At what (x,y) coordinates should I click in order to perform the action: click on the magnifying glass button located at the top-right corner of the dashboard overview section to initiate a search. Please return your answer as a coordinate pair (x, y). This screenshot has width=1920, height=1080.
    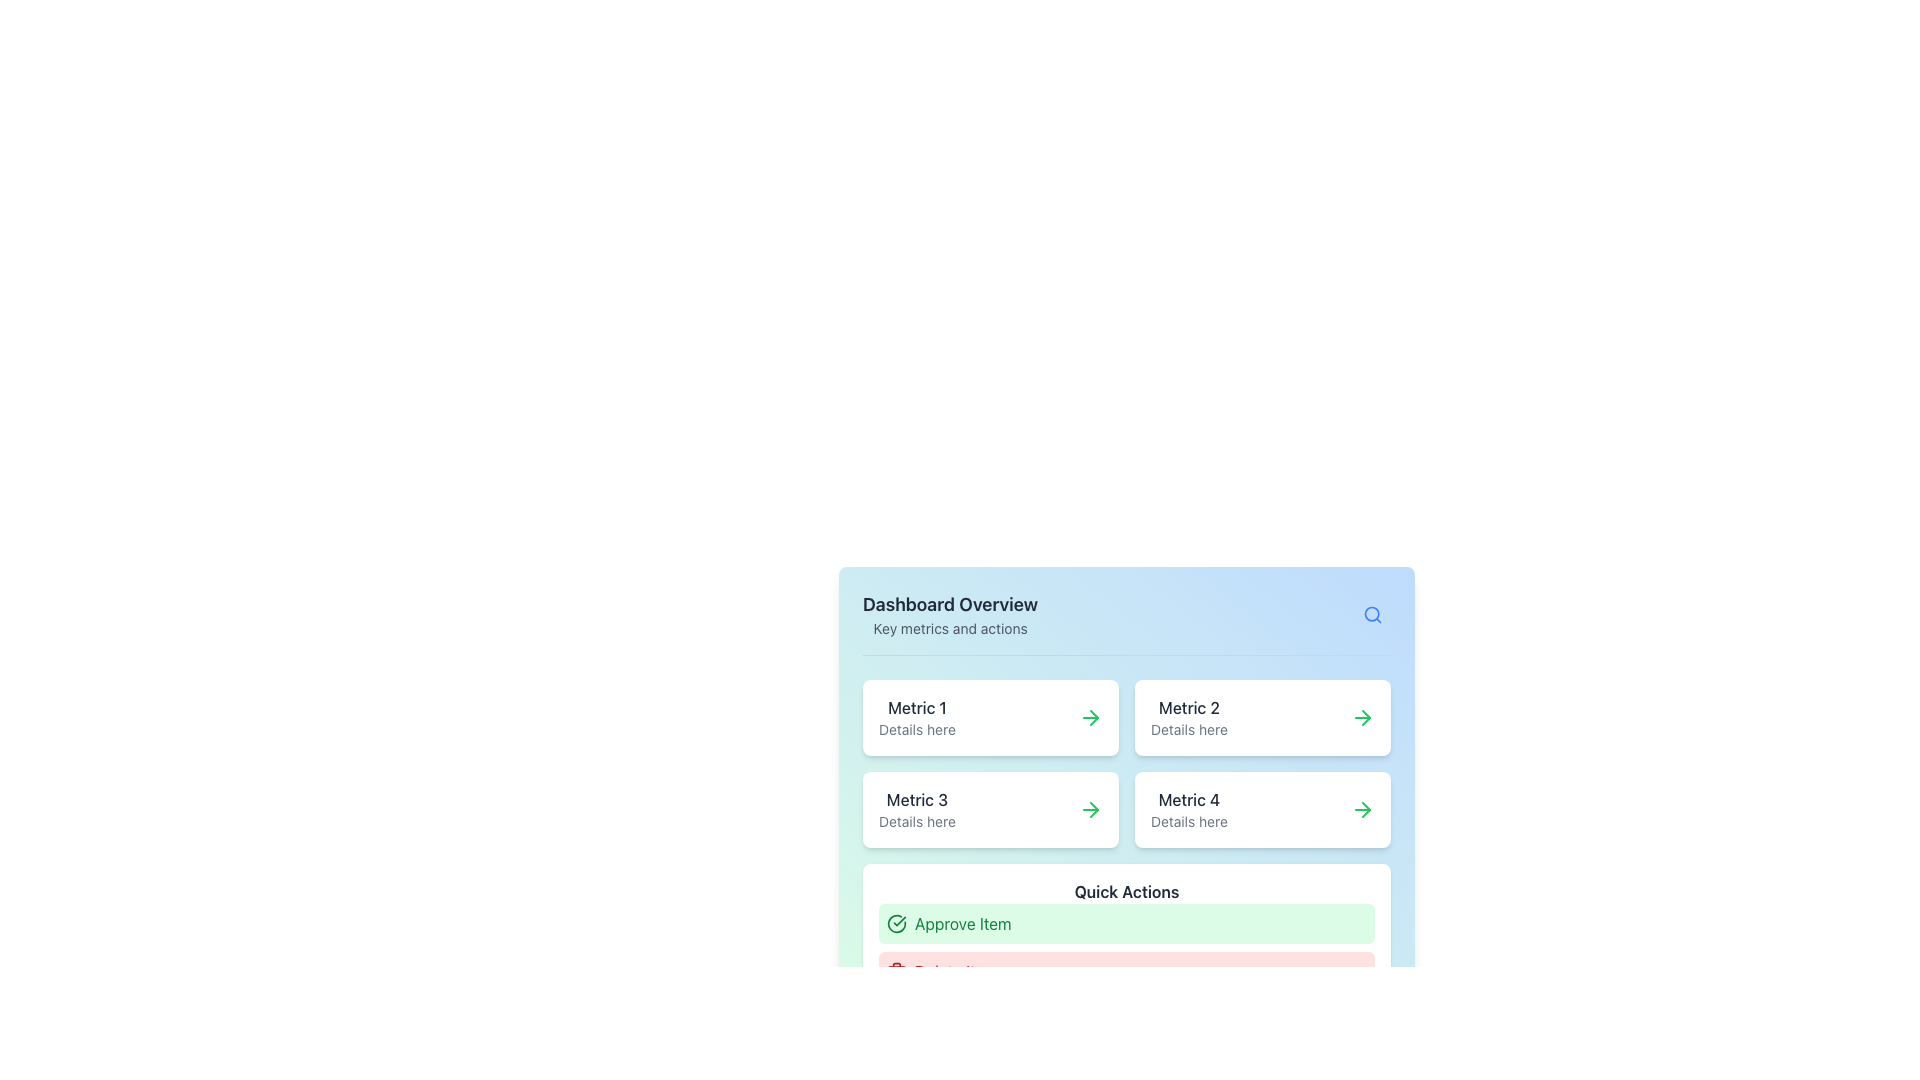
    Looking at the image, I should click on (1371, 613).